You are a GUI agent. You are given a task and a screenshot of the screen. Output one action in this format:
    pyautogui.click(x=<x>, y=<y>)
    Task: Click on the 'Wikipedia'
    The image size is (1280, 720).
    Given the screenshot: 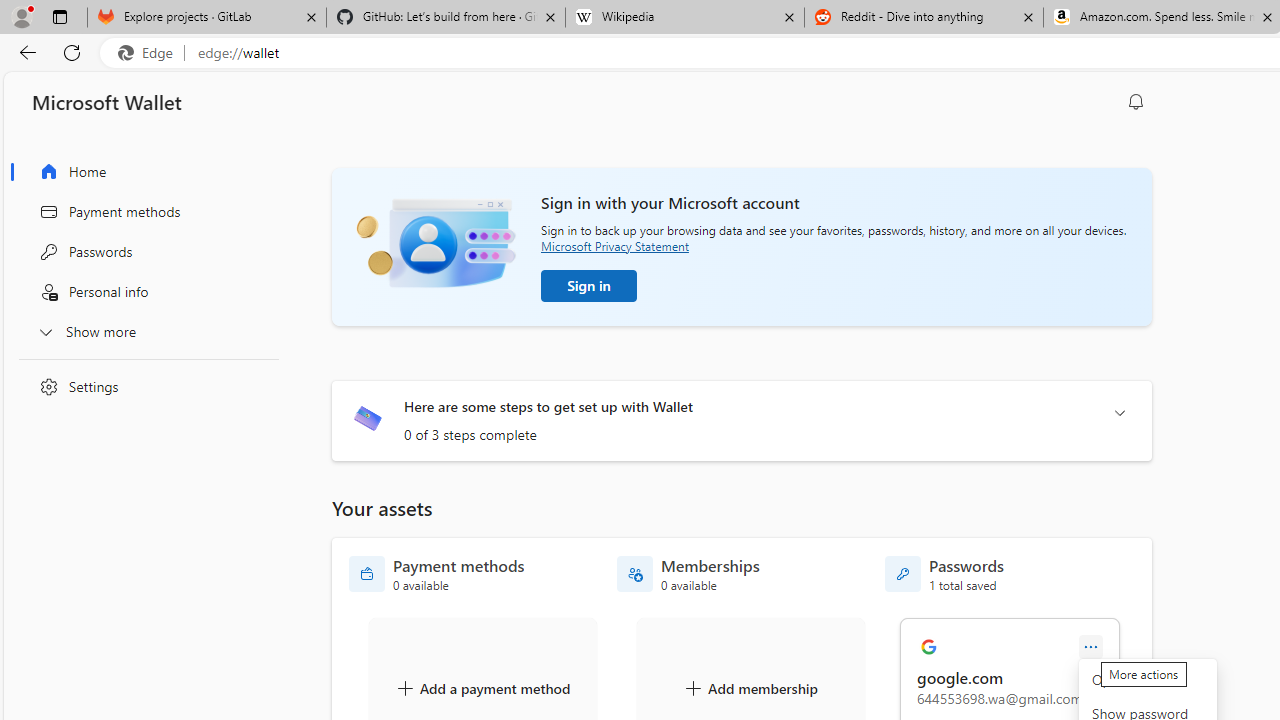 What is the action you would take?
    pyautogui.click(x=684, y=17)
    